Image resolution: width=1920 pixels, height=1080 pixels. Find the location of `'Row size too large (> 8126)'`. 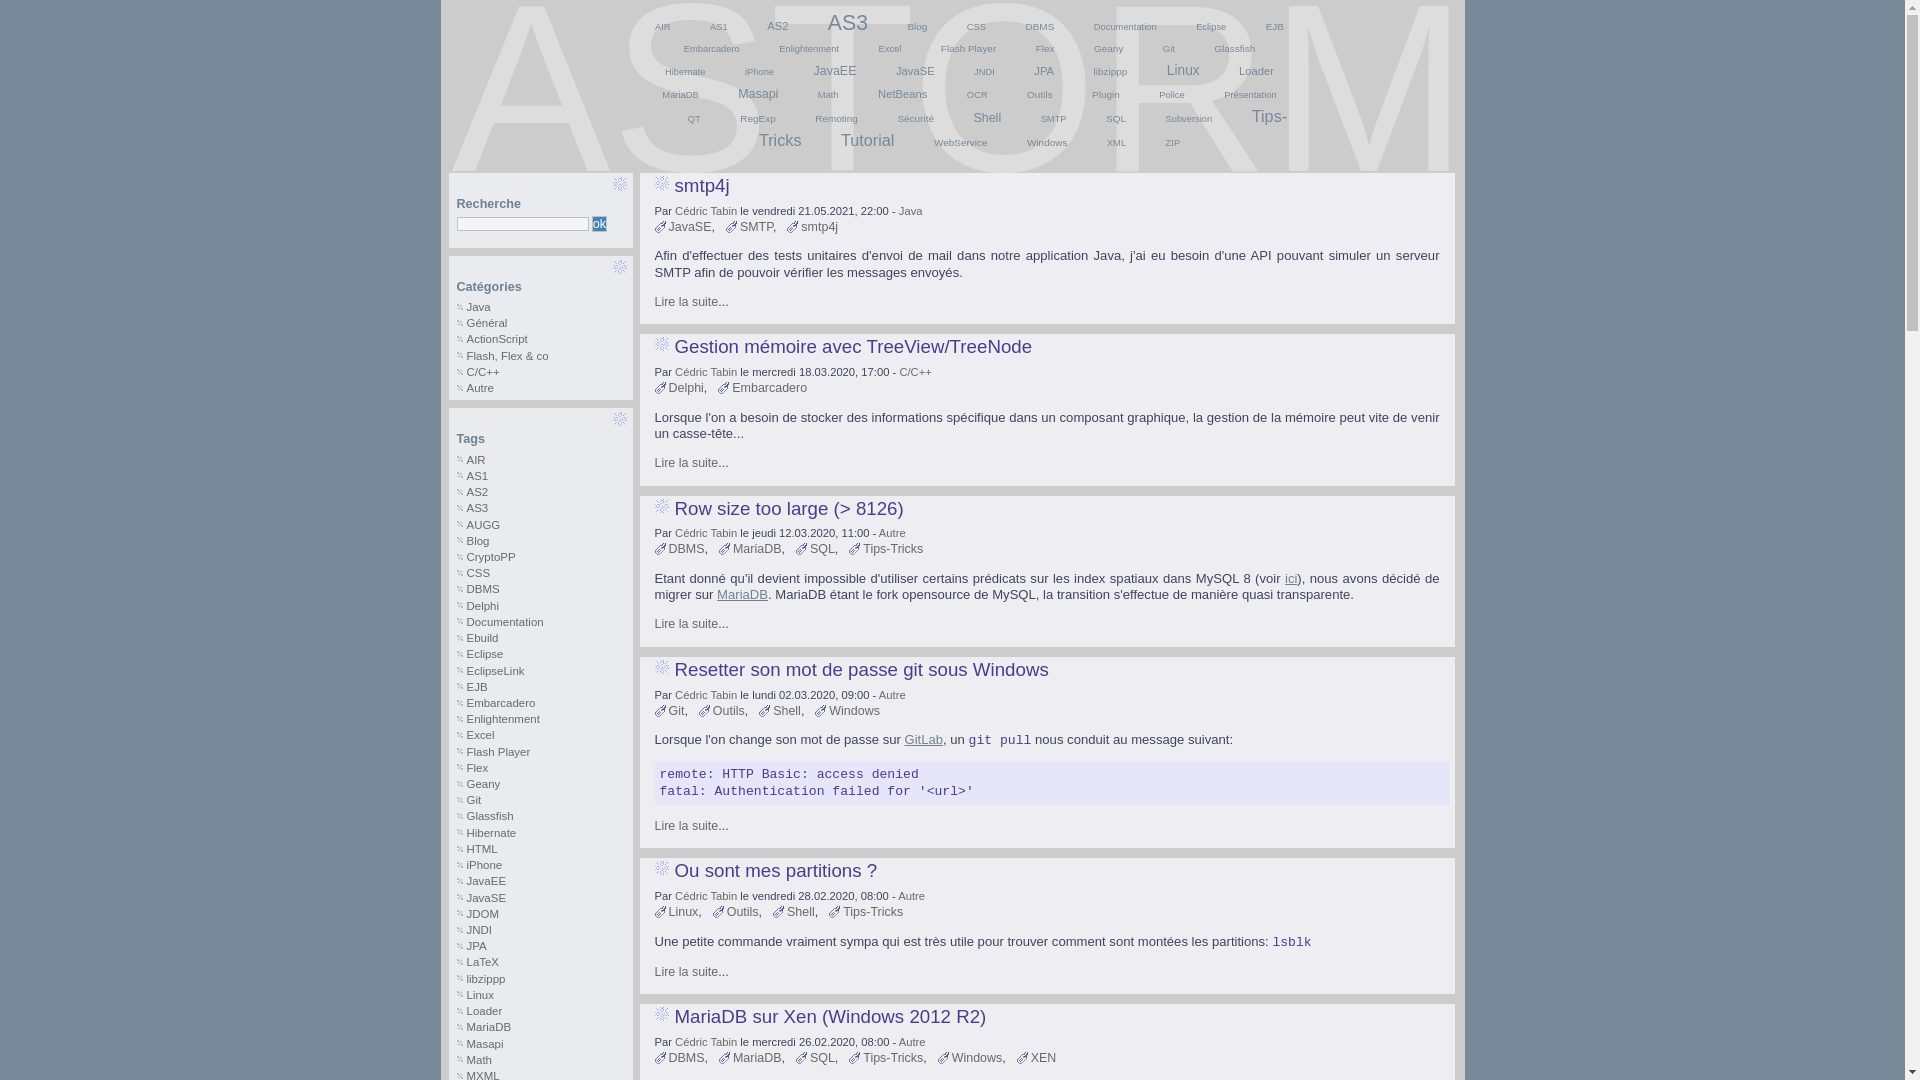

'Row size too large (> 8126)' is located at coordinates (787, 507).